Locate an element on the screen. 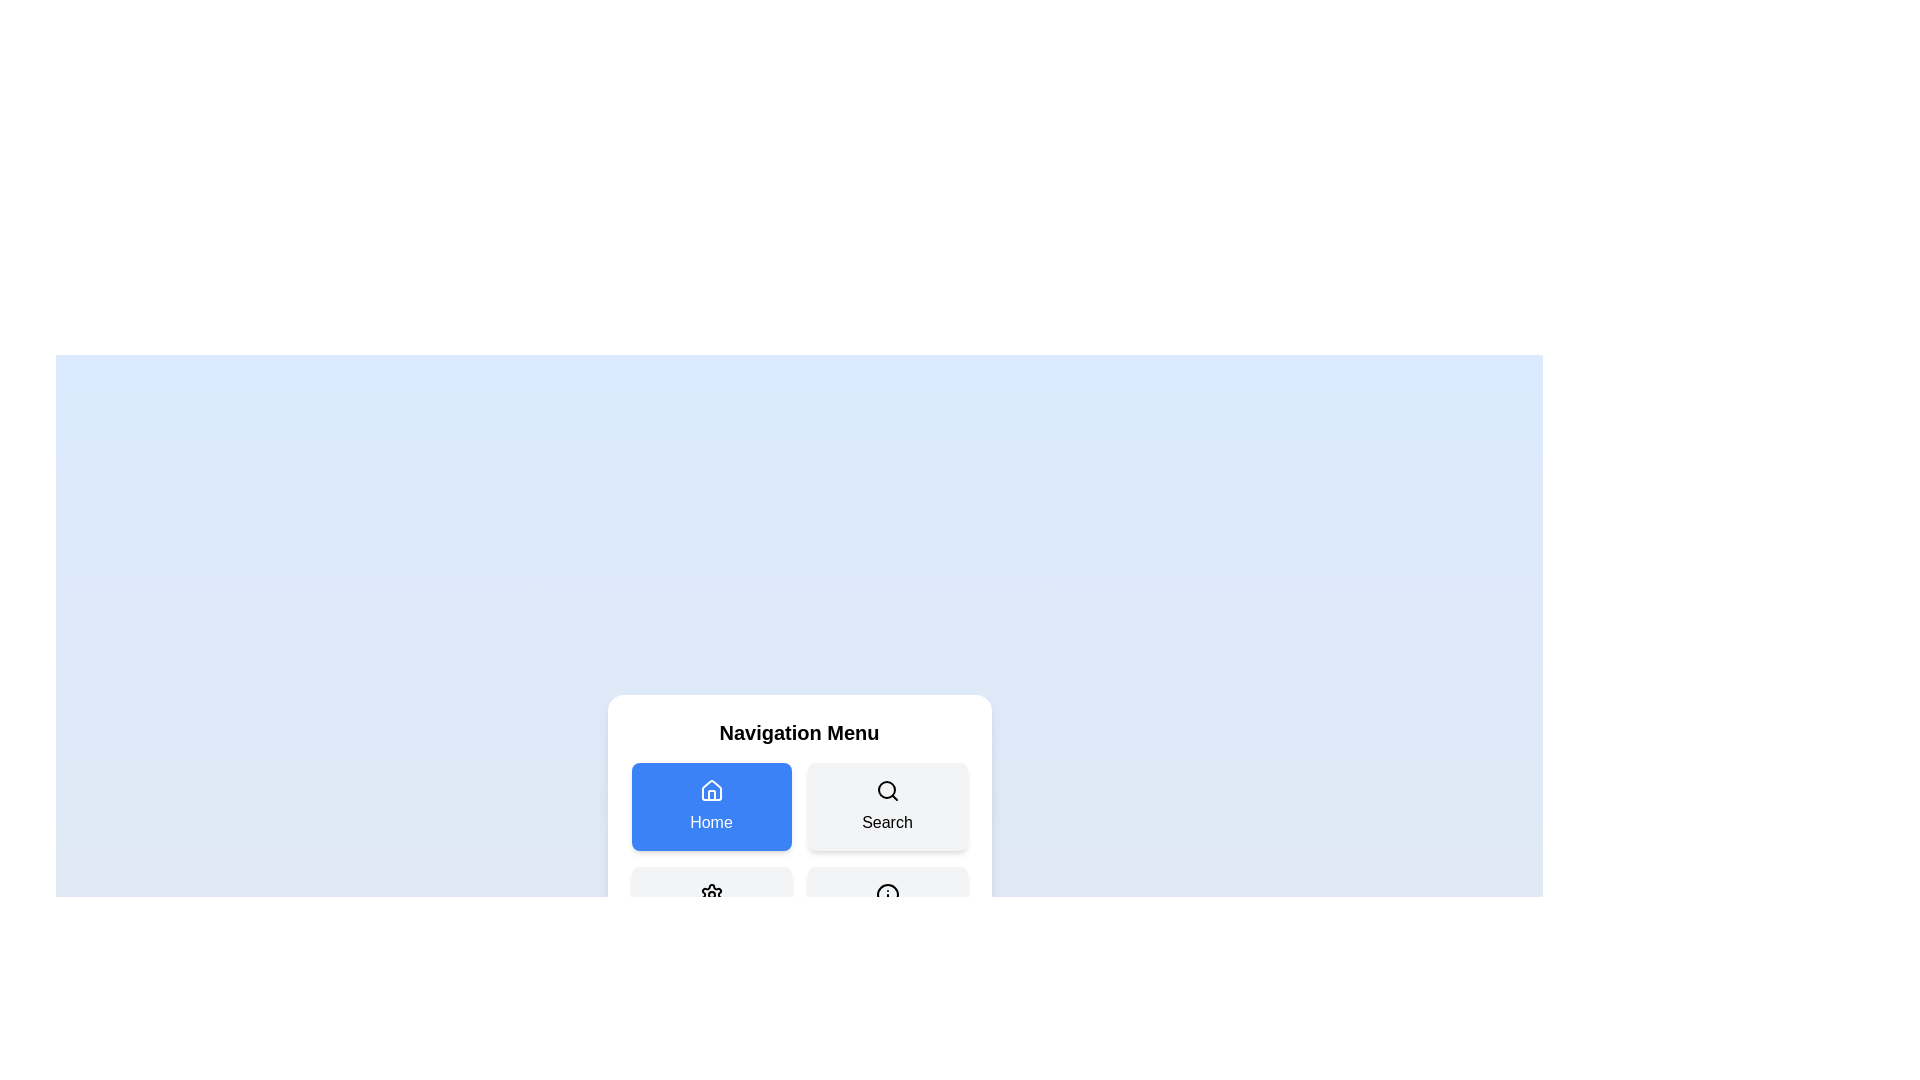 This screenshot has width=1920, height=1080. the menu item labeled Home to select it is located at coordinates (711, 805).